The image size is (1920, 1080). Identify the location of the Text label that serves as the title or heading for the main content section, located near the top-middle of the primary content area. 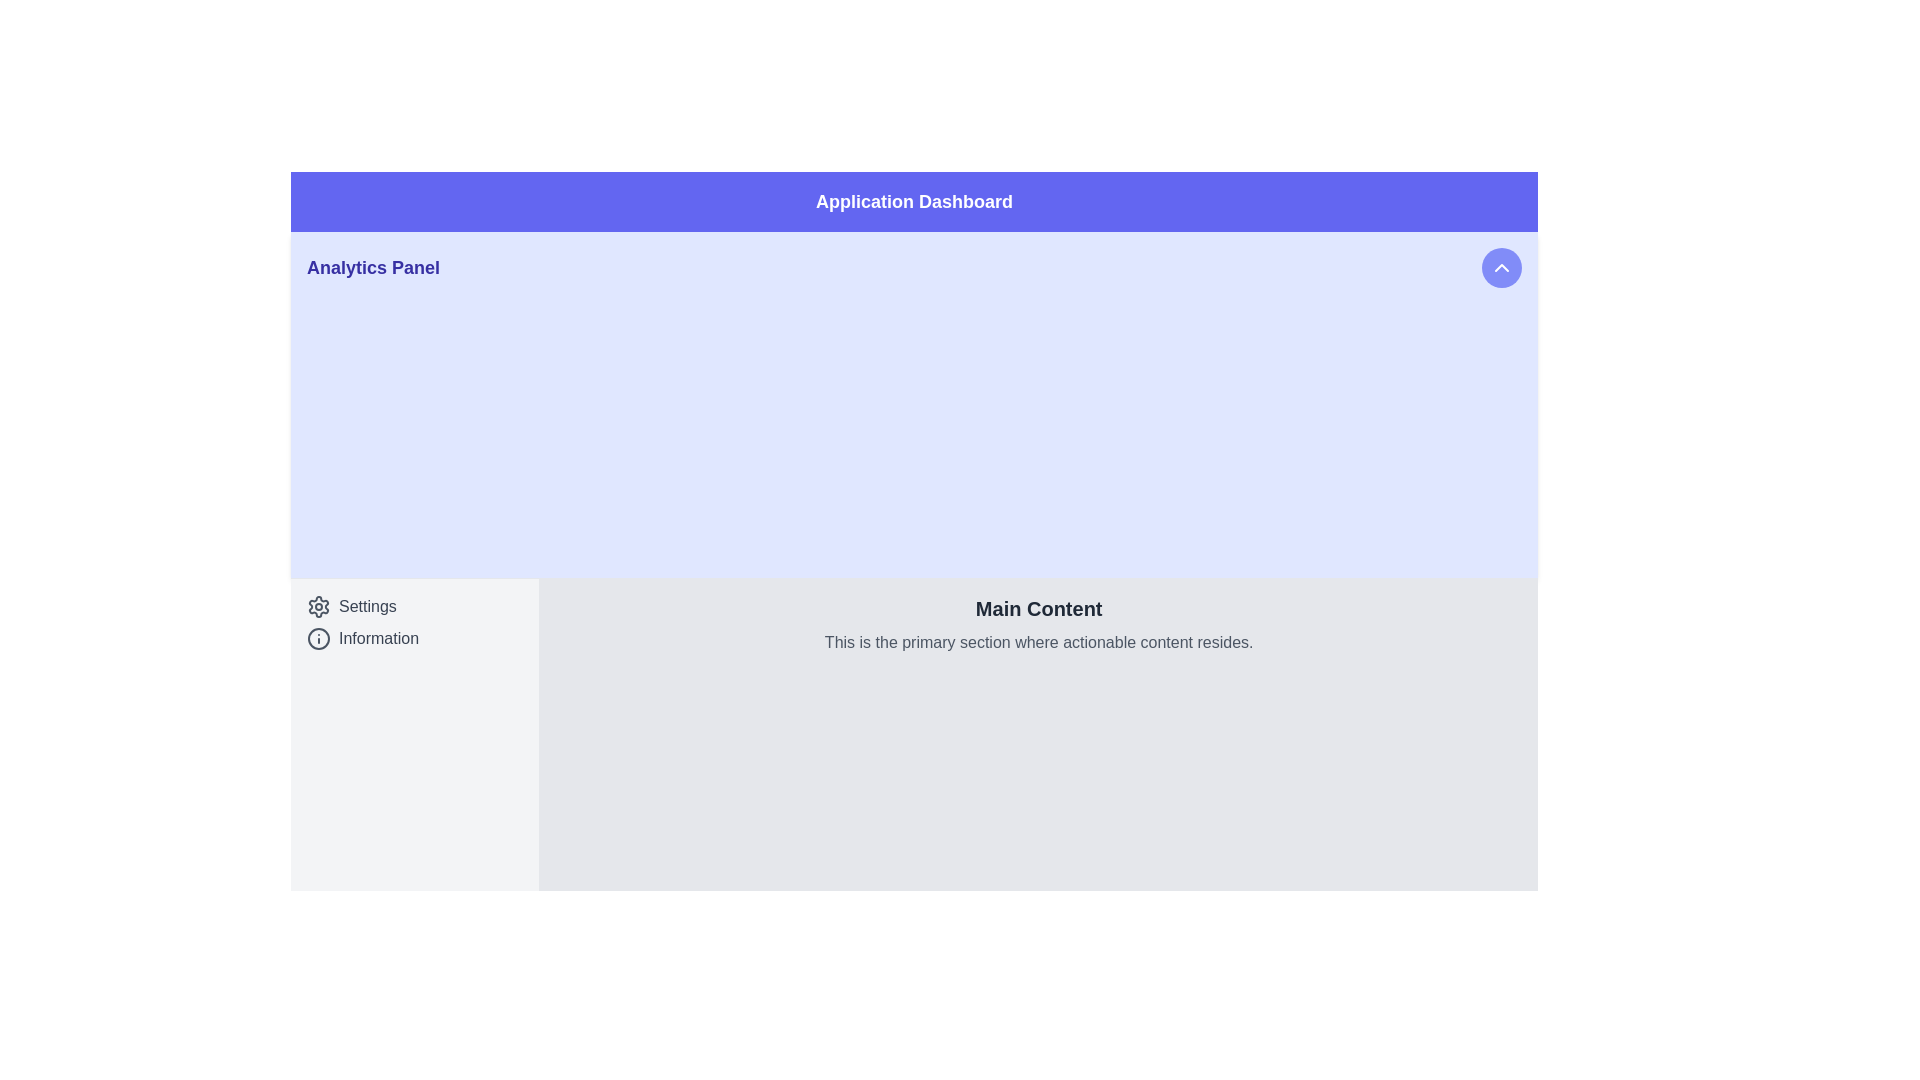
(1039, 607).